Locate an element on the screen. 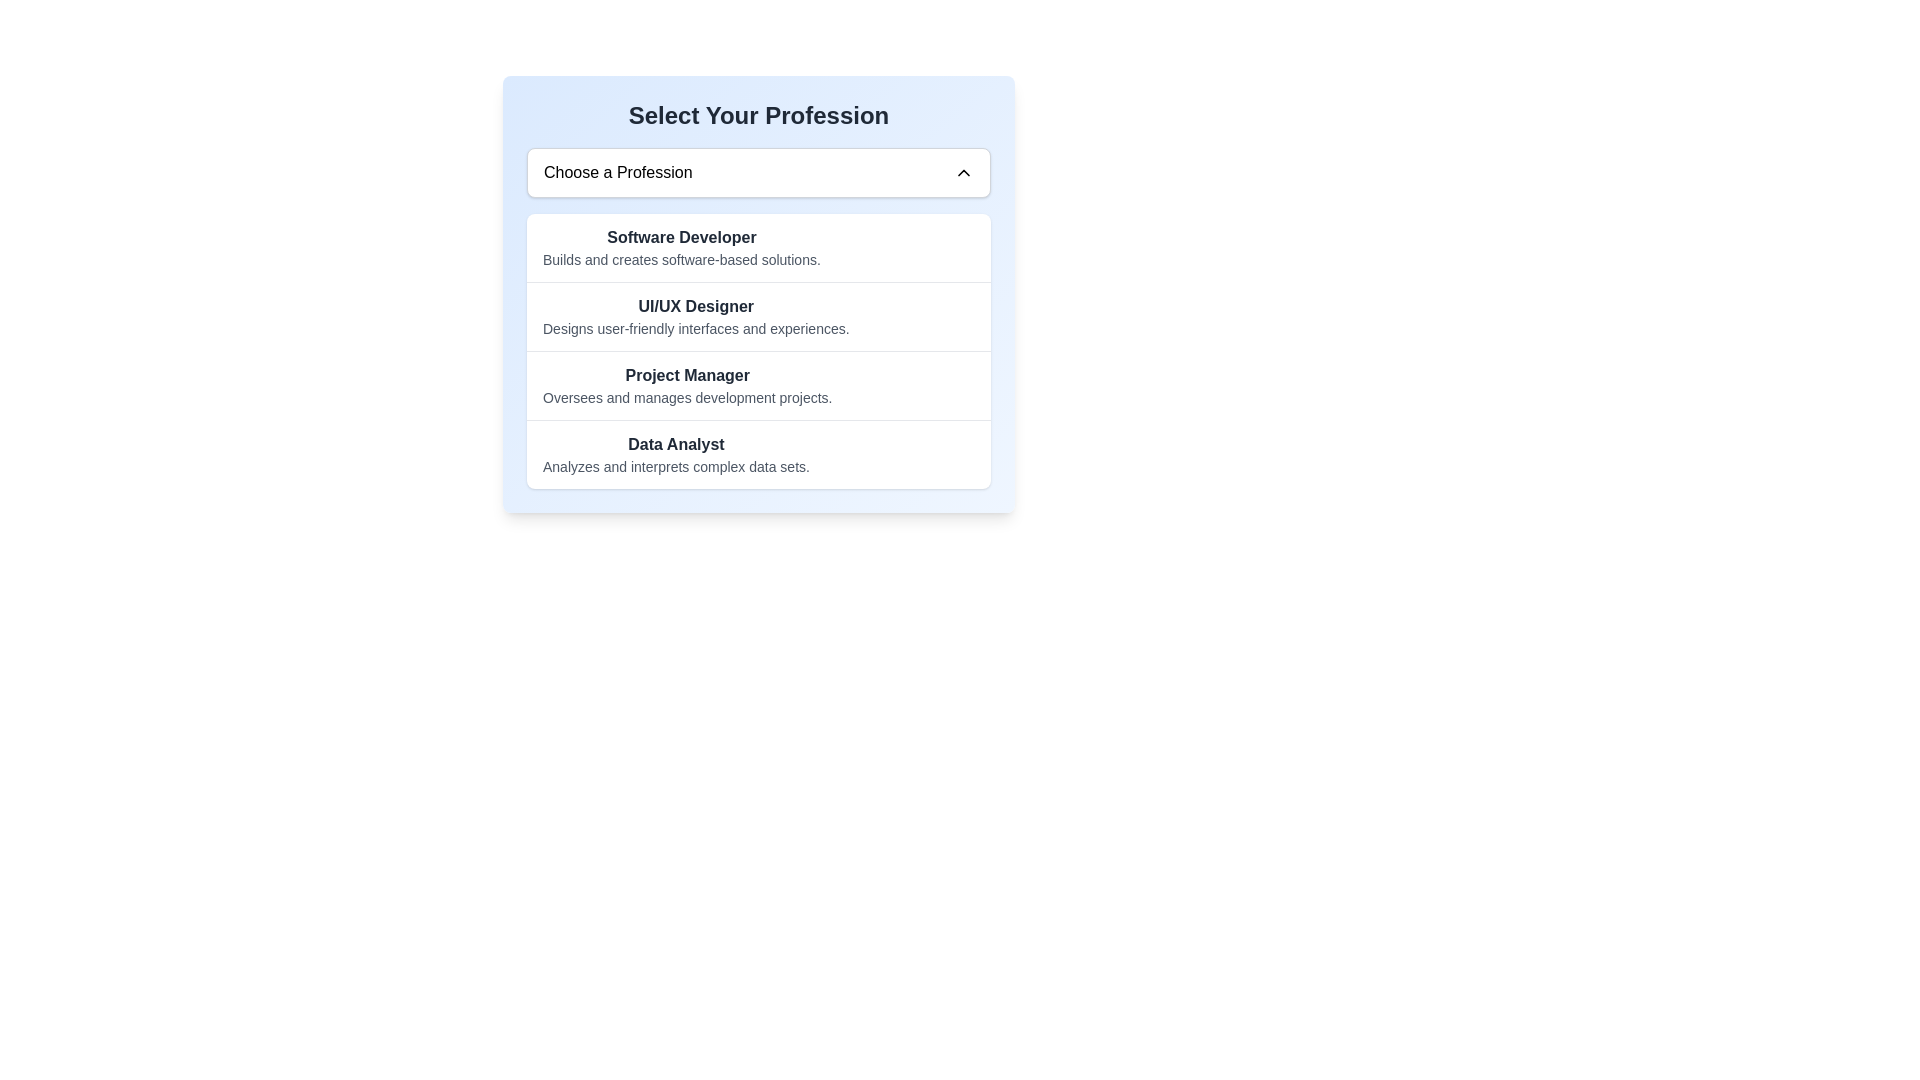 Image resolution: width=1920 pixels, height=1080 pixels. the selectable list item labeled 'Project Manager' is located at coordinates (757, 385).